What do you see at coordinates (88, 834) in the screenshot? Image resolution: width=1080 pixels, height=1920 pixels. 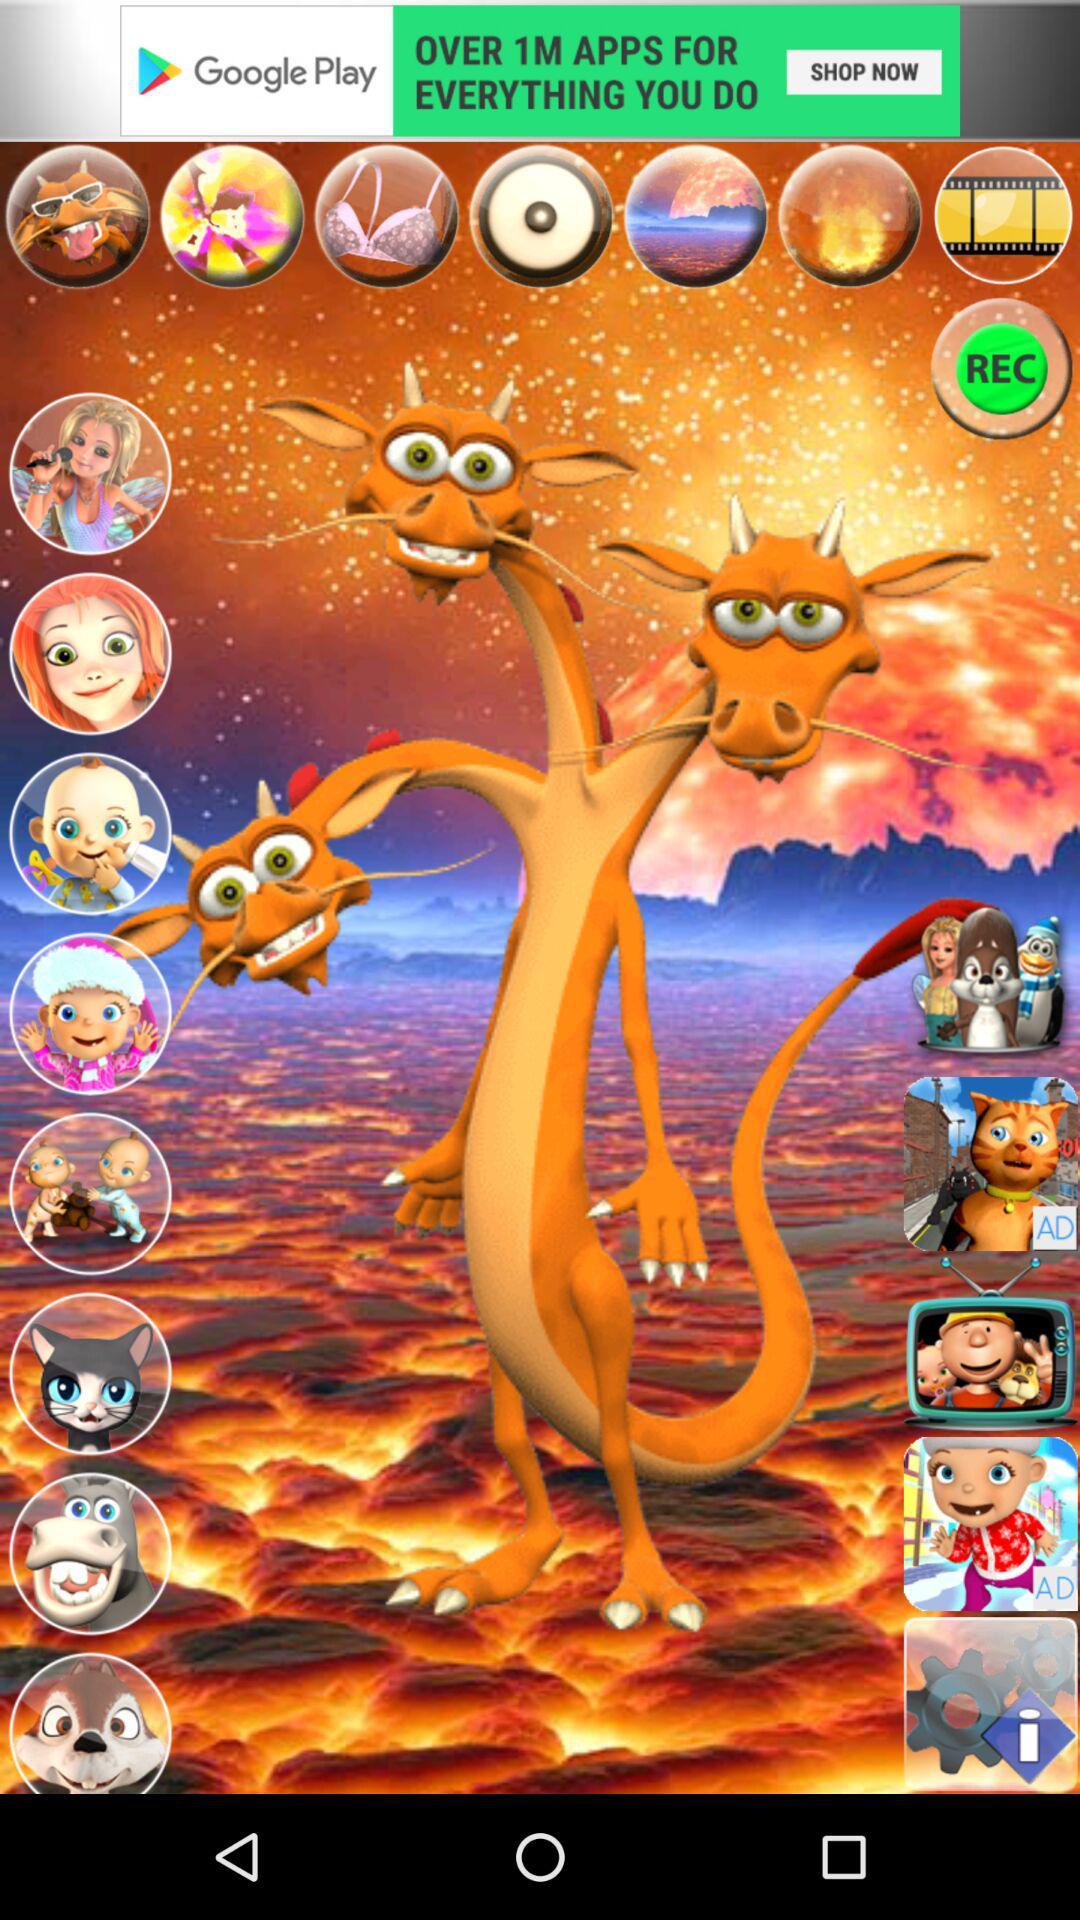 I see `choose your avatar` at bounding box center [88, 834].